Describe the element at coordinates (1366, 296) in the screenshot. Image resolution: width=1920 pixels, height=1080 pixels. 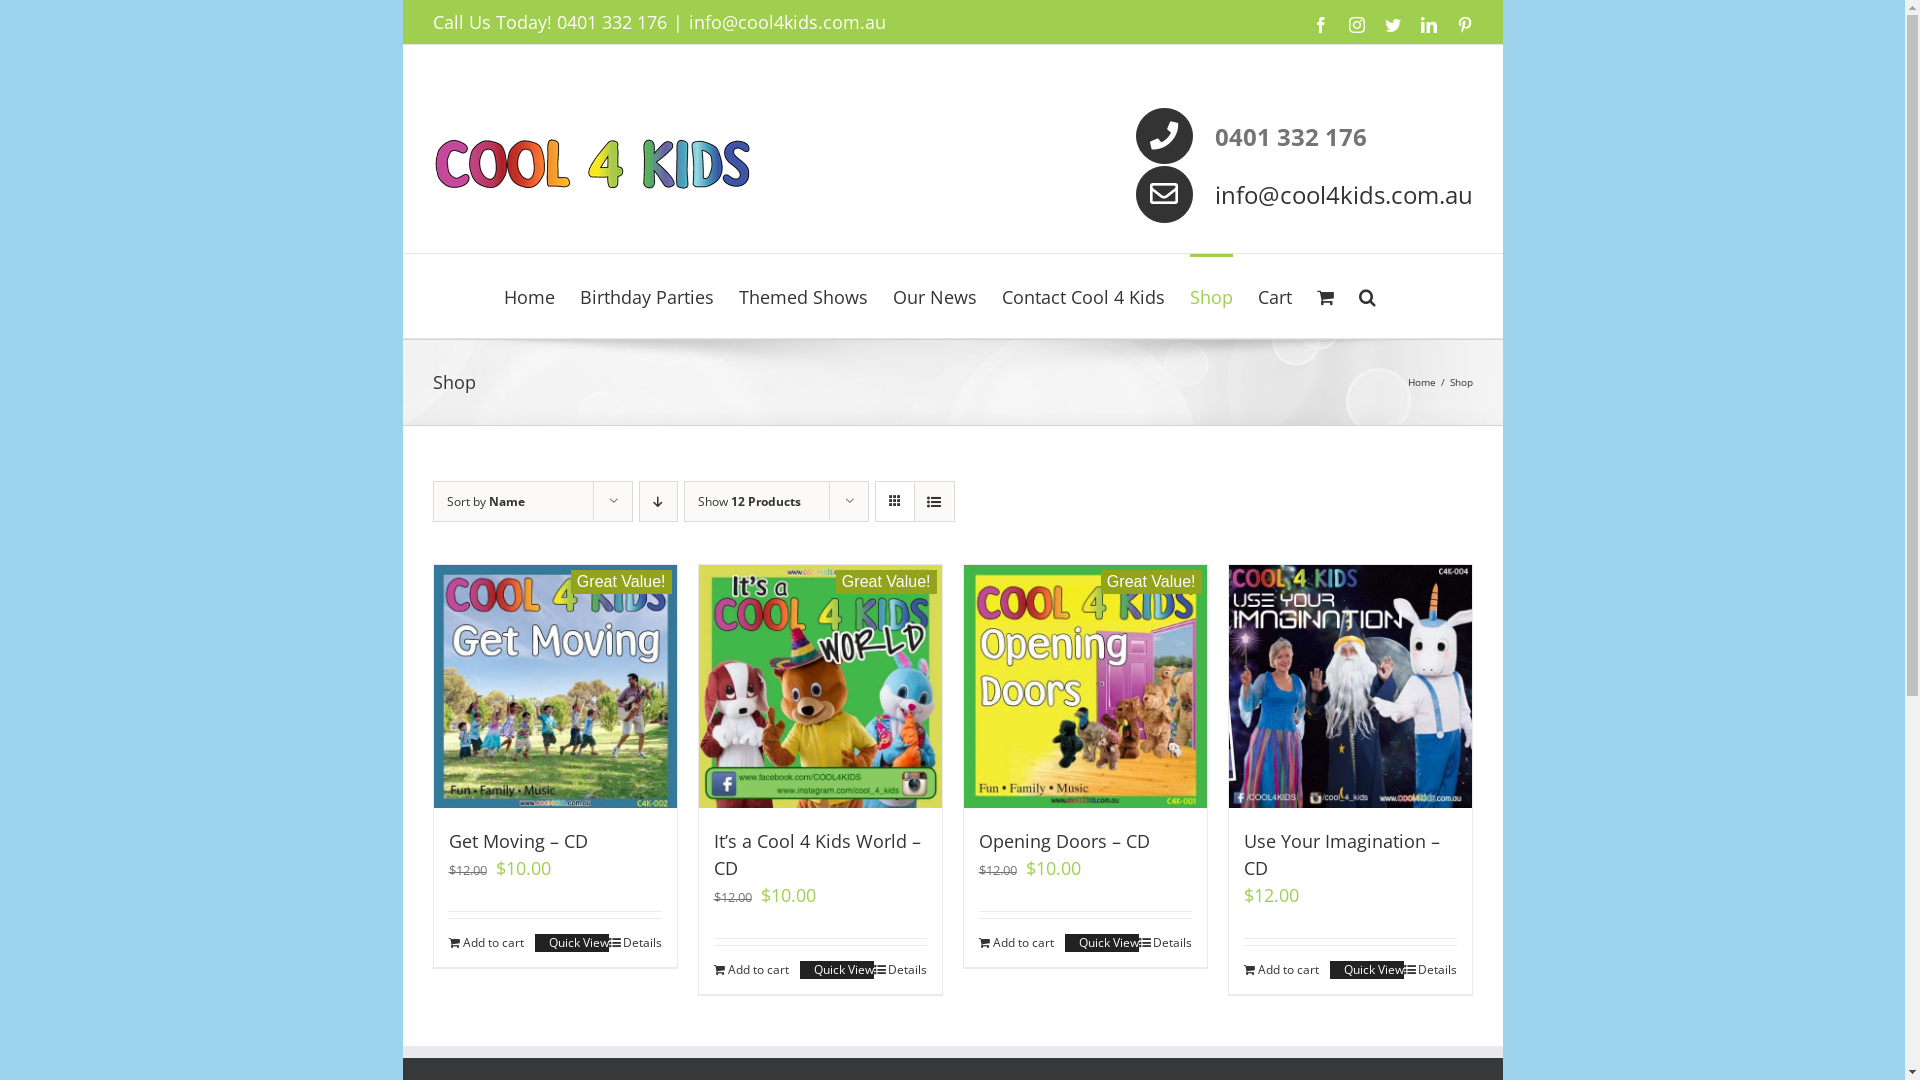
I see `'Search'` at that location.